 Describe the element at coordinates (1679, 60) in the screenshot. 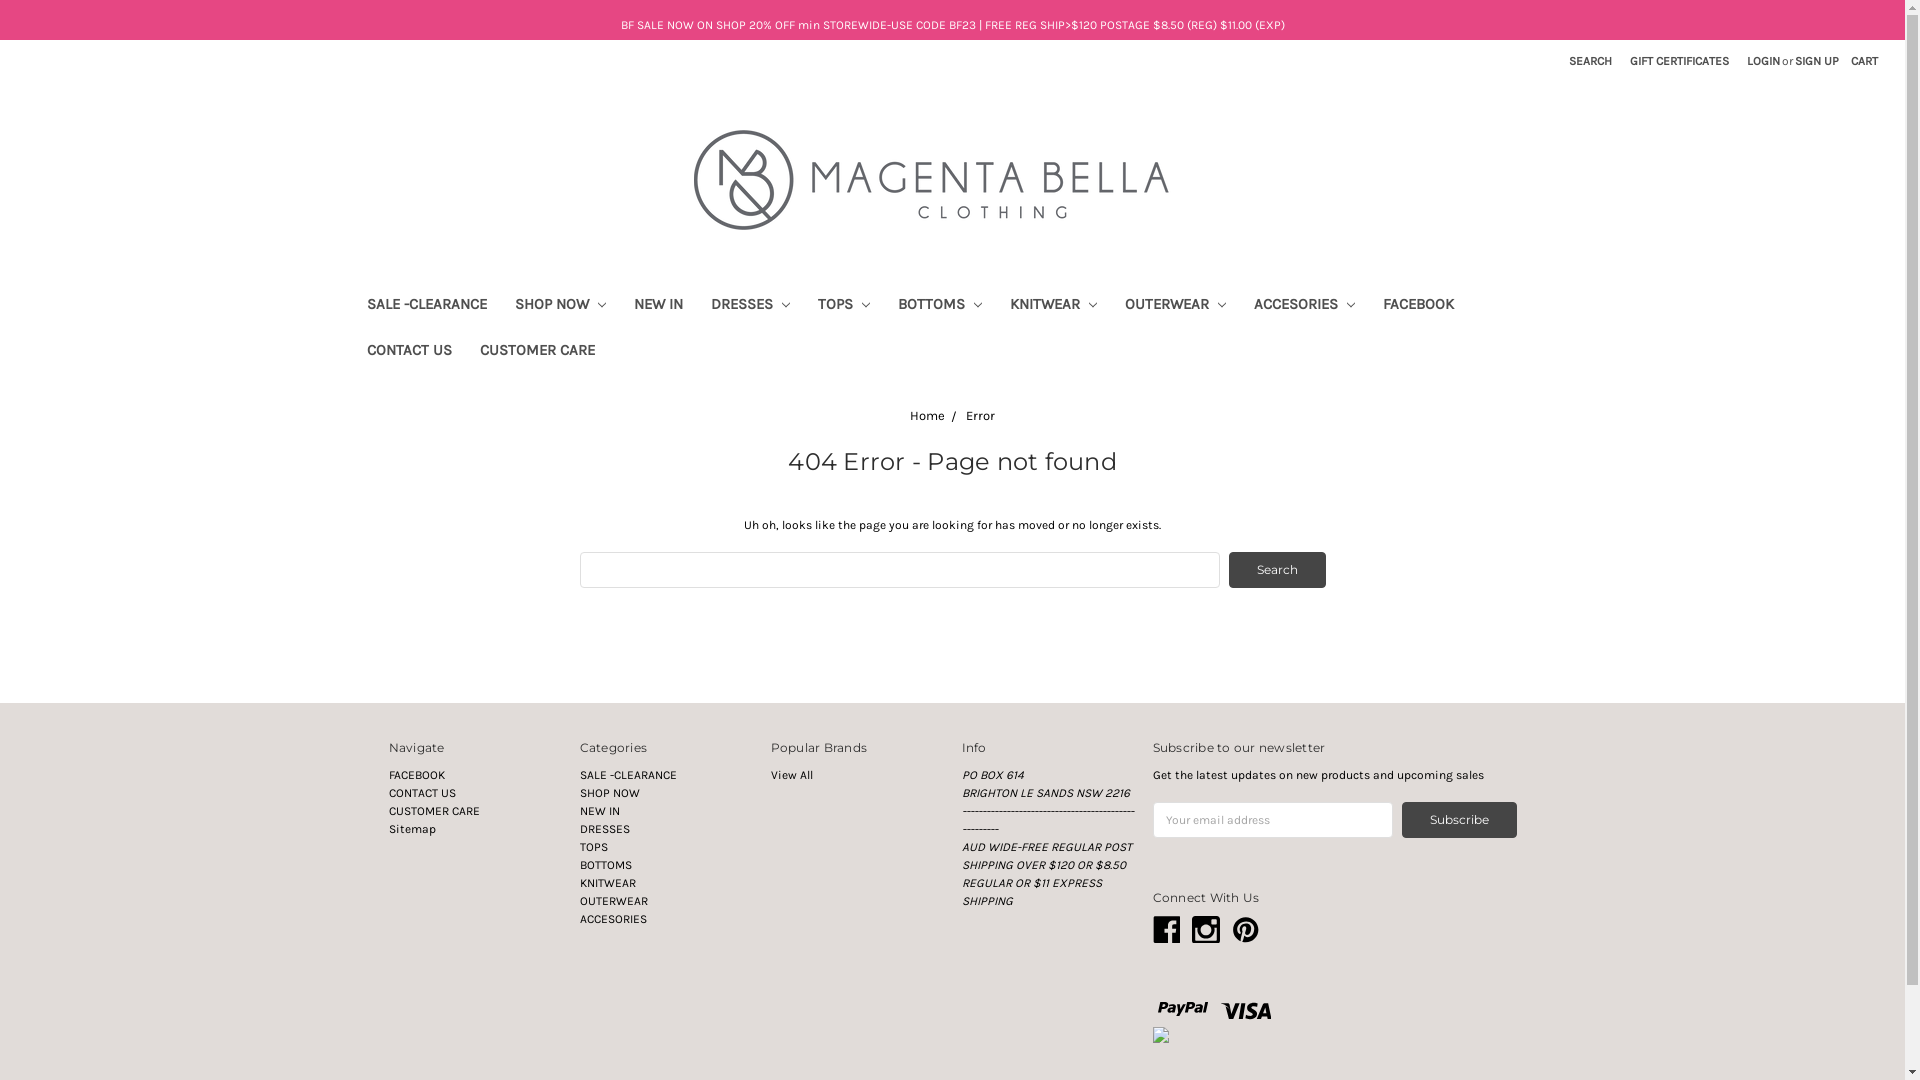

I see `'GIFT CERTIFICATES'` at that location.